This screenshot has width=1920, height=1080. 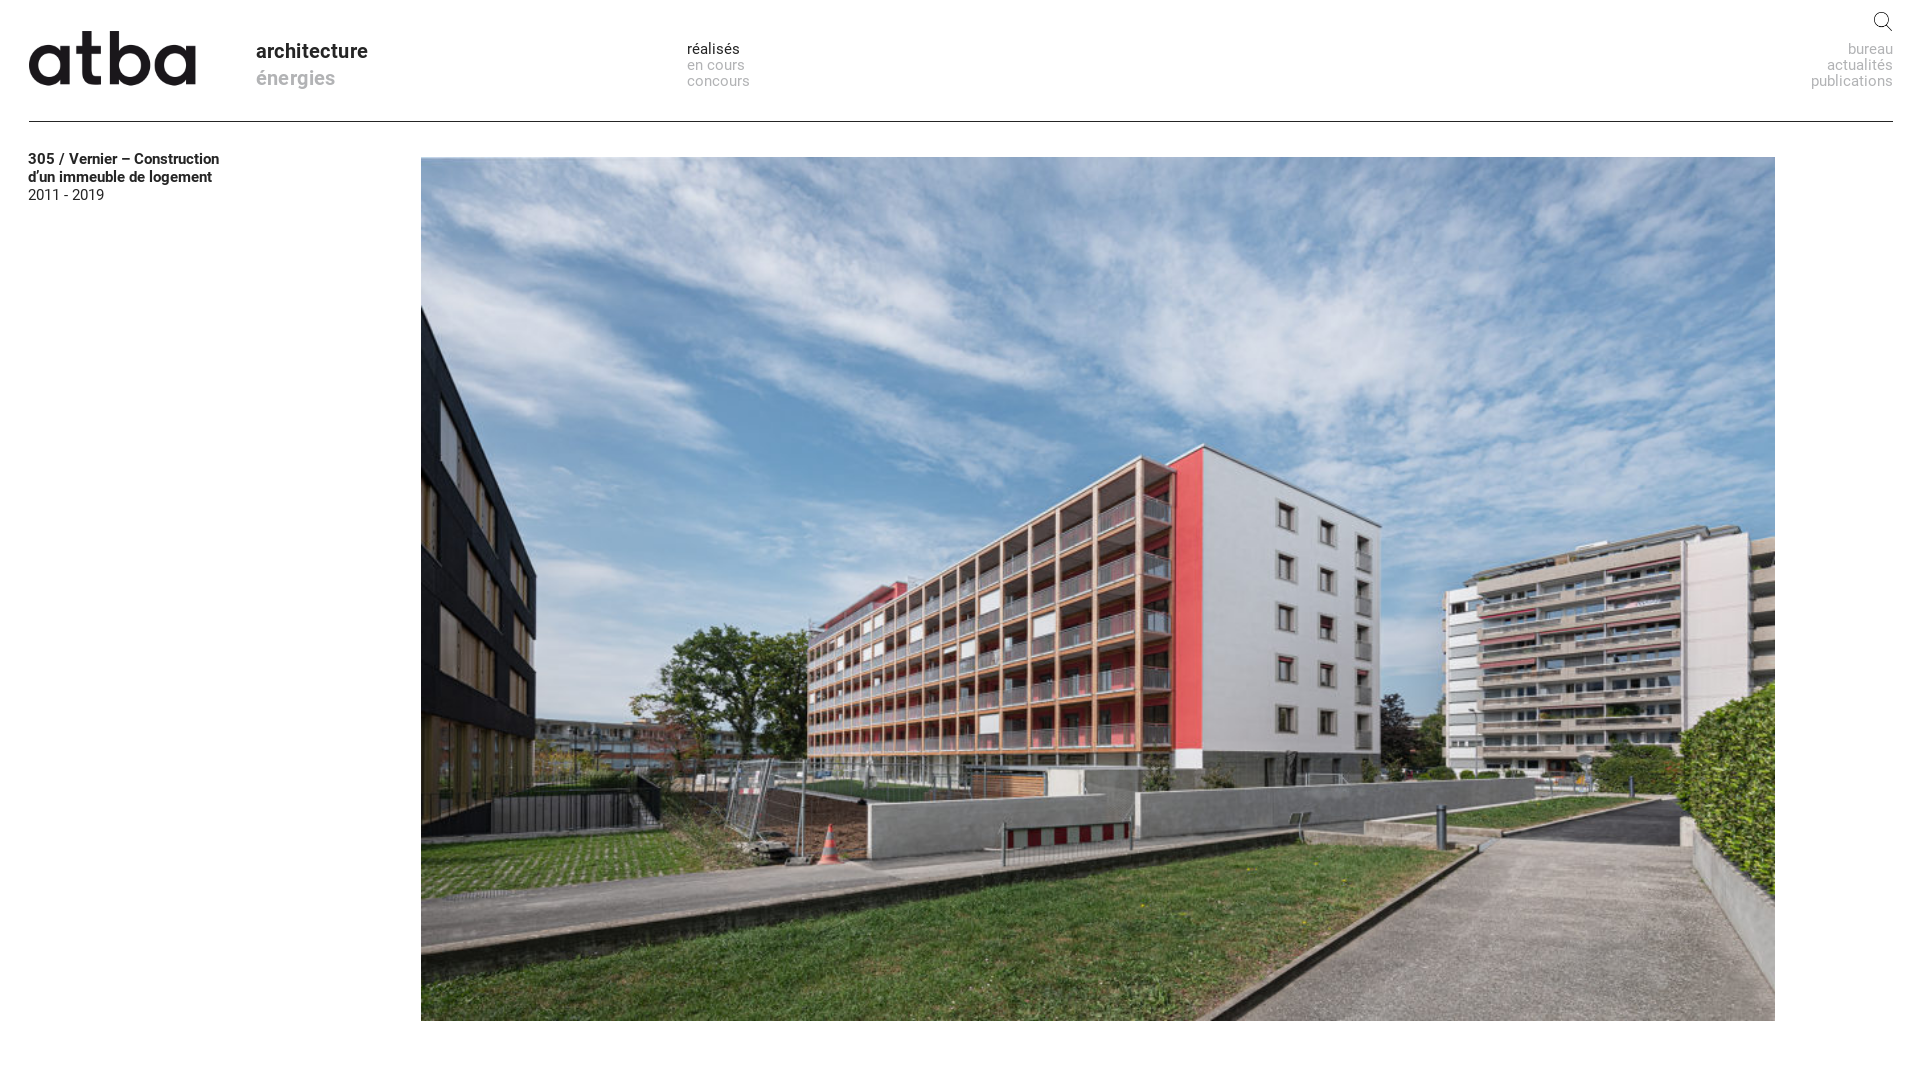 What do you see at coordinates (1847, 48) in the screenshot?
I see `'bureau'` at bounding box center [1847, 48].